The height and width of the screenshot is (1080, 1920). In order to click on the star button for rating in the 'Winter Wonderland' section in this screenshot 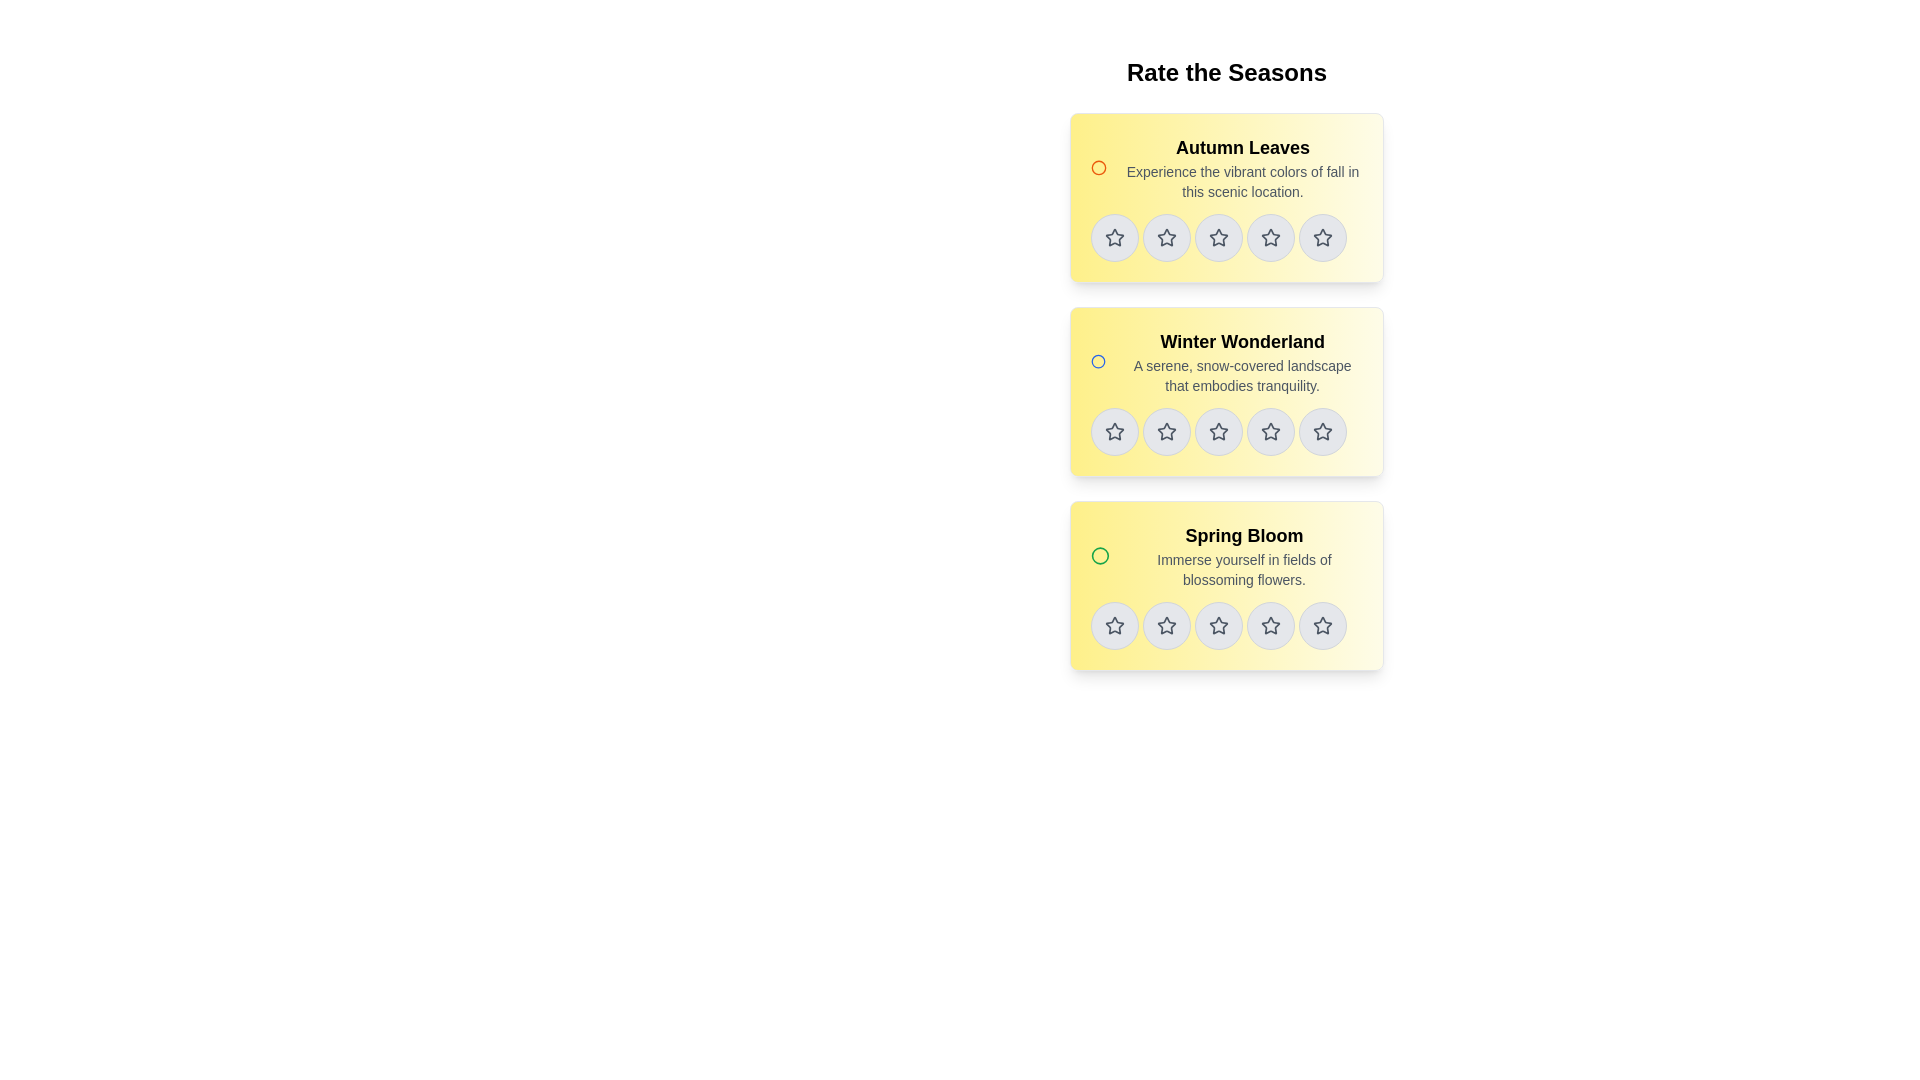, I will do `click(1166, 431)`.